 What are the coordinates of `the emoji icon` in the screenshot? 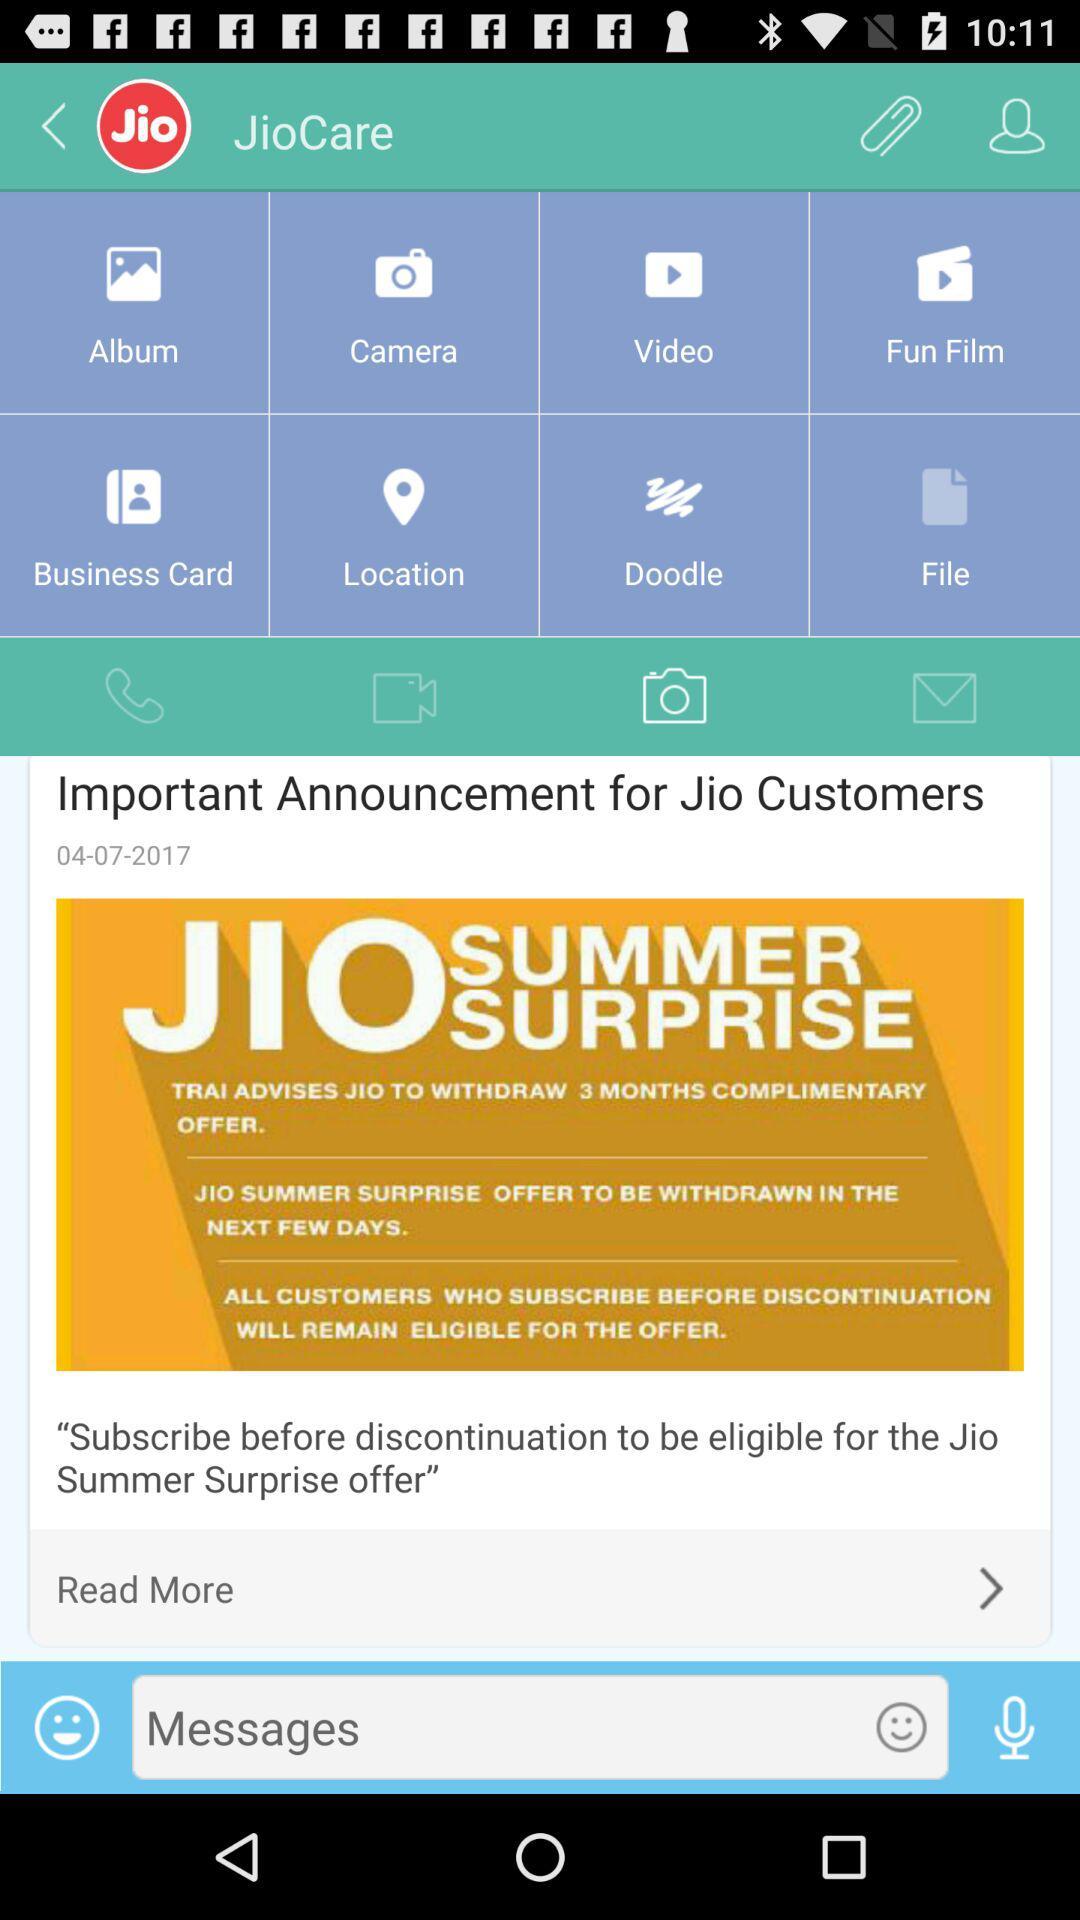 It's located at (901, 1847).